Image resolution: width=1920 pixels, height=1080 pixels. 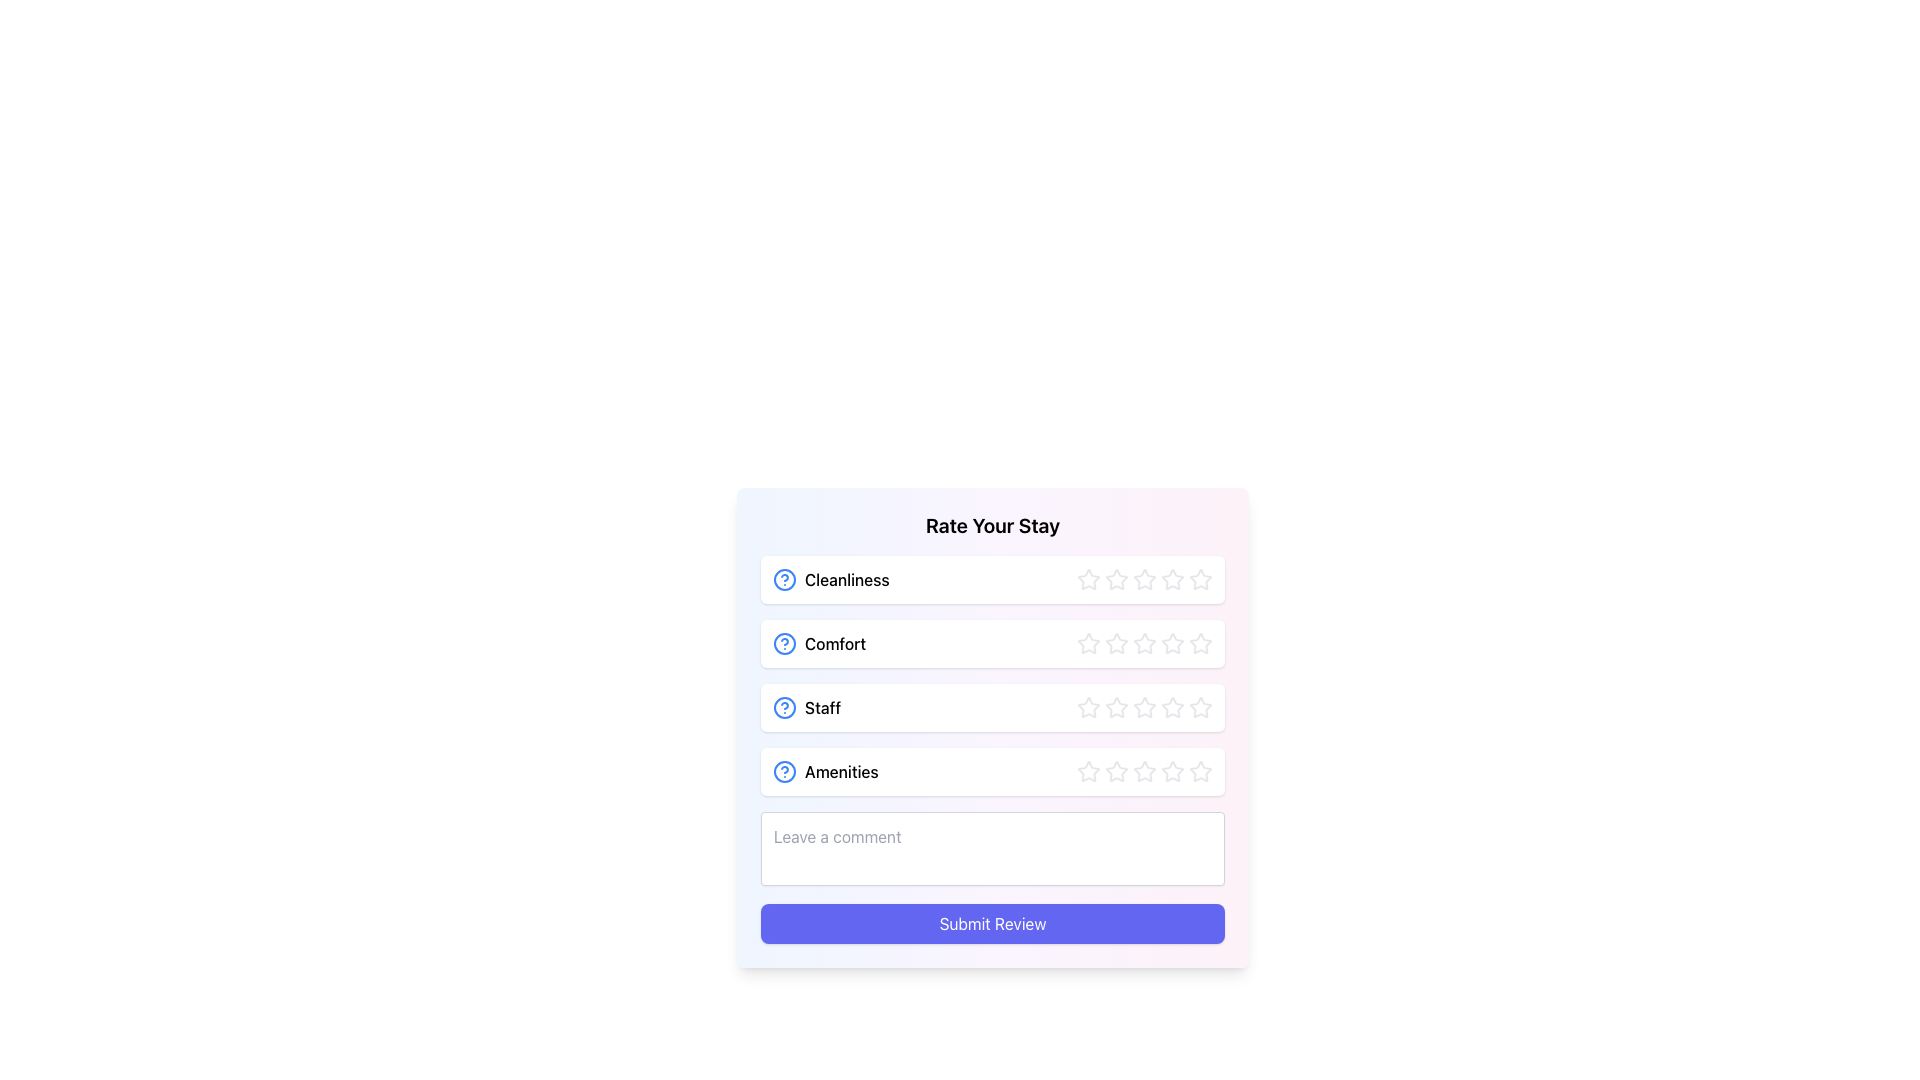 What do you see at coordinates (784, 579) in the screenshot?
I see `the informational icon located at the far left of the 'Cleanliness' row` at bounding box center [784, 579].